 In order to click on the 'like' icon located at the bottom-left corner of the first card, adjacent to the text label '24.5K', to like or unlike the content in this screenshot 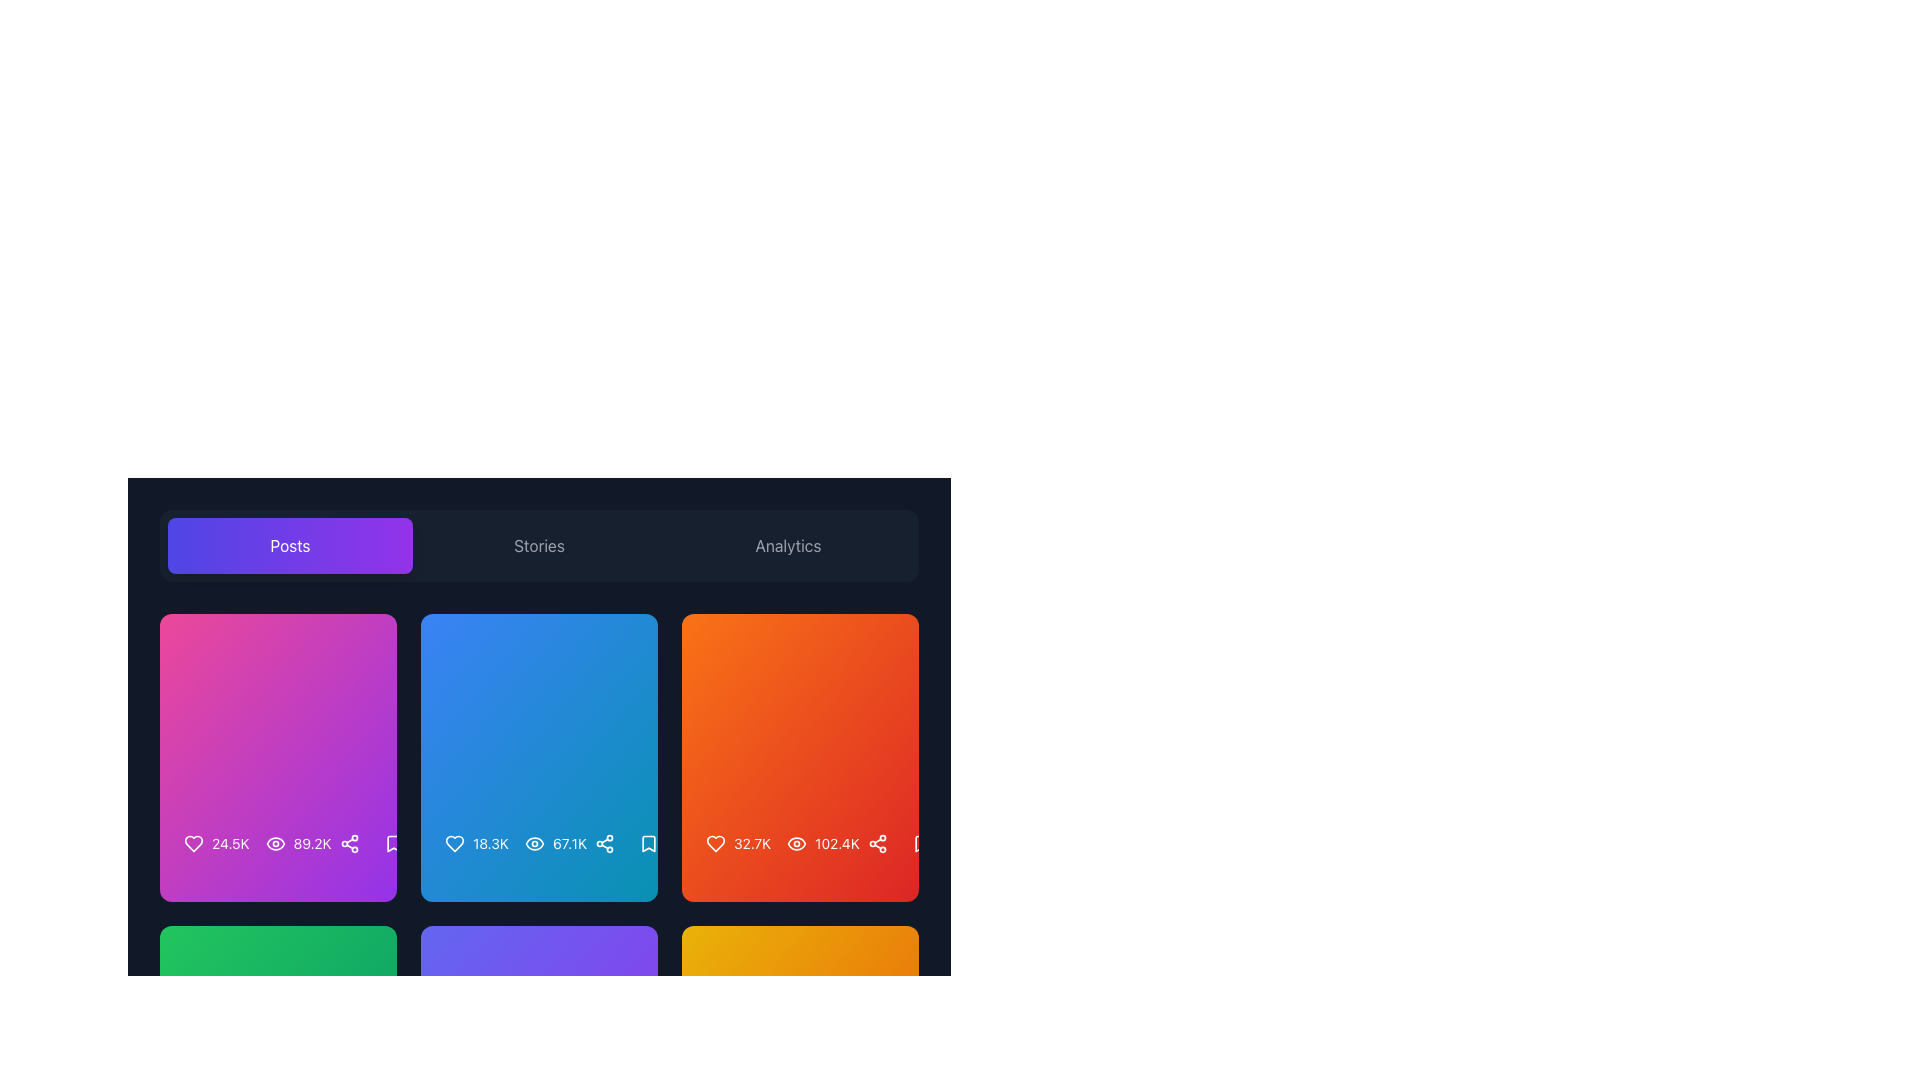, I will do `click(193, 844)`.